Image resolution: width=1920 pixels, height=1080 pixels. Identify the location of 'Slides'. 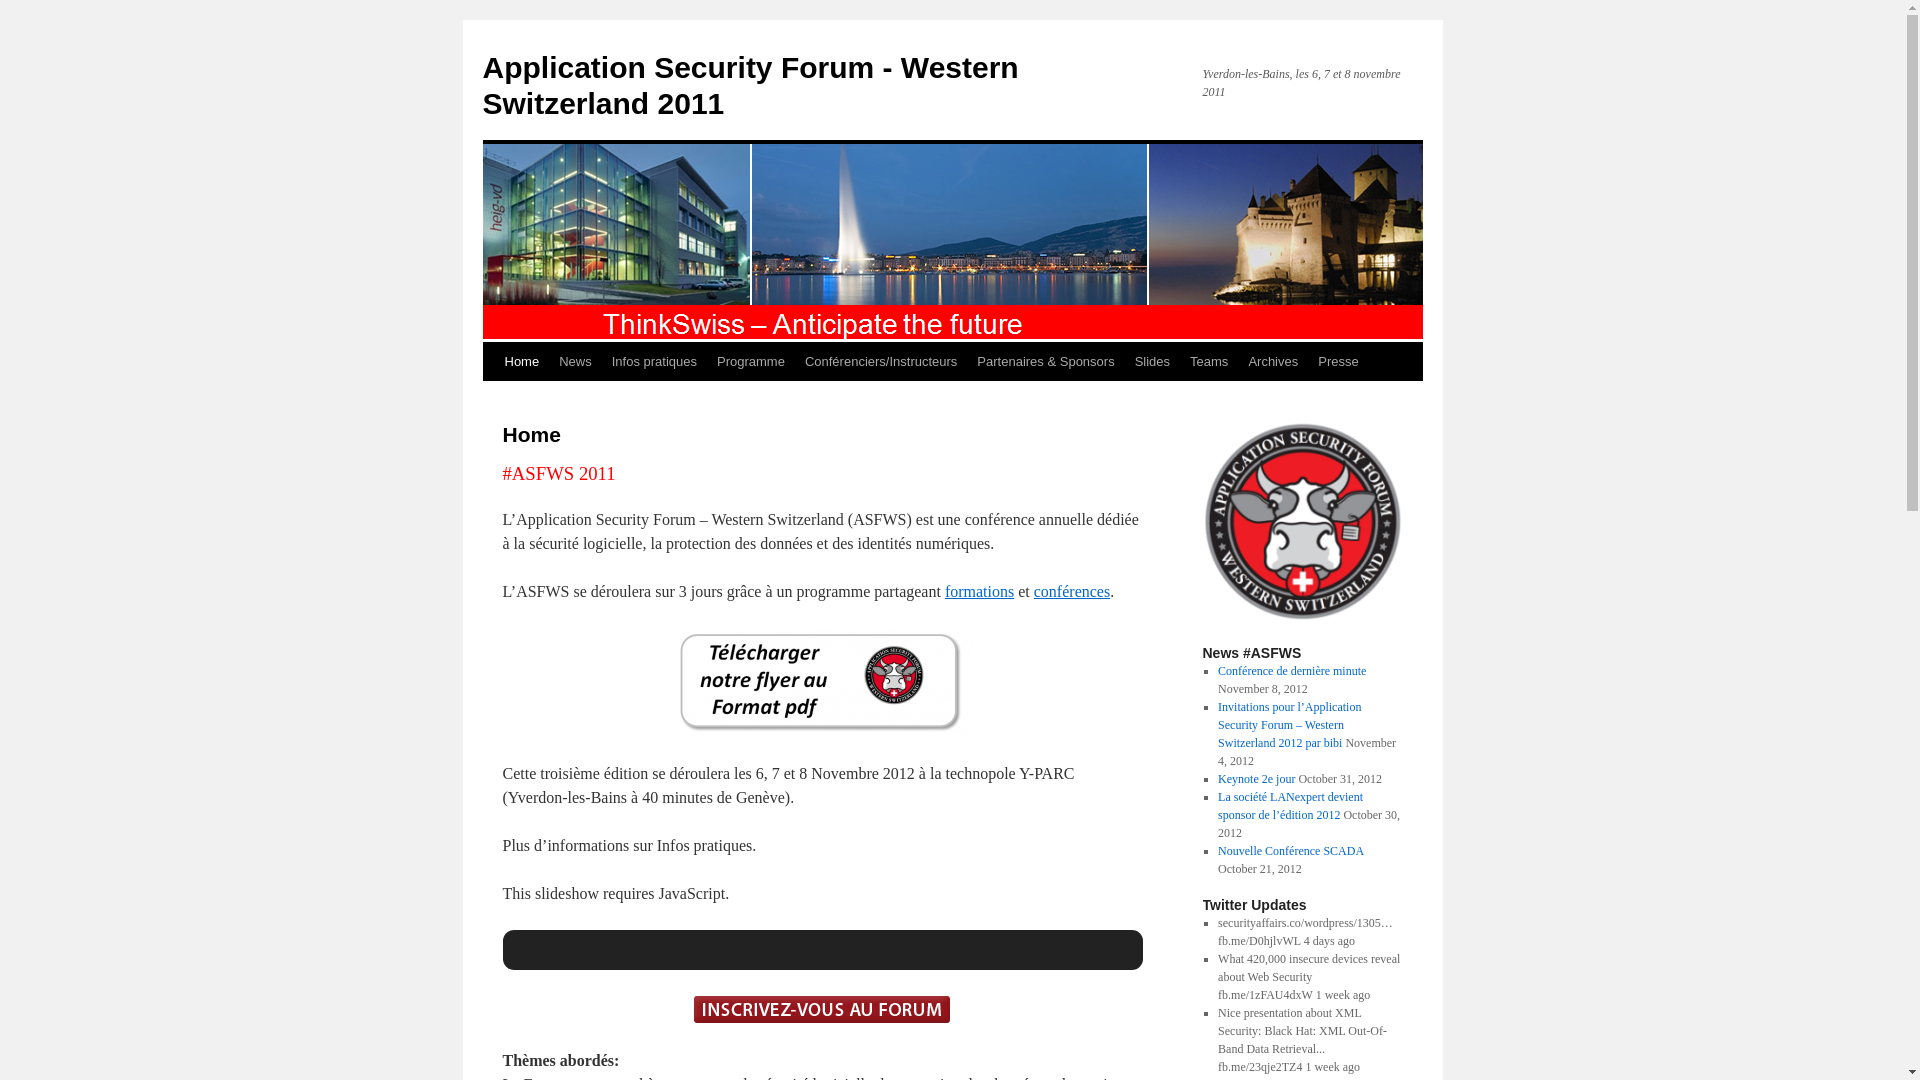
(1152, 362).